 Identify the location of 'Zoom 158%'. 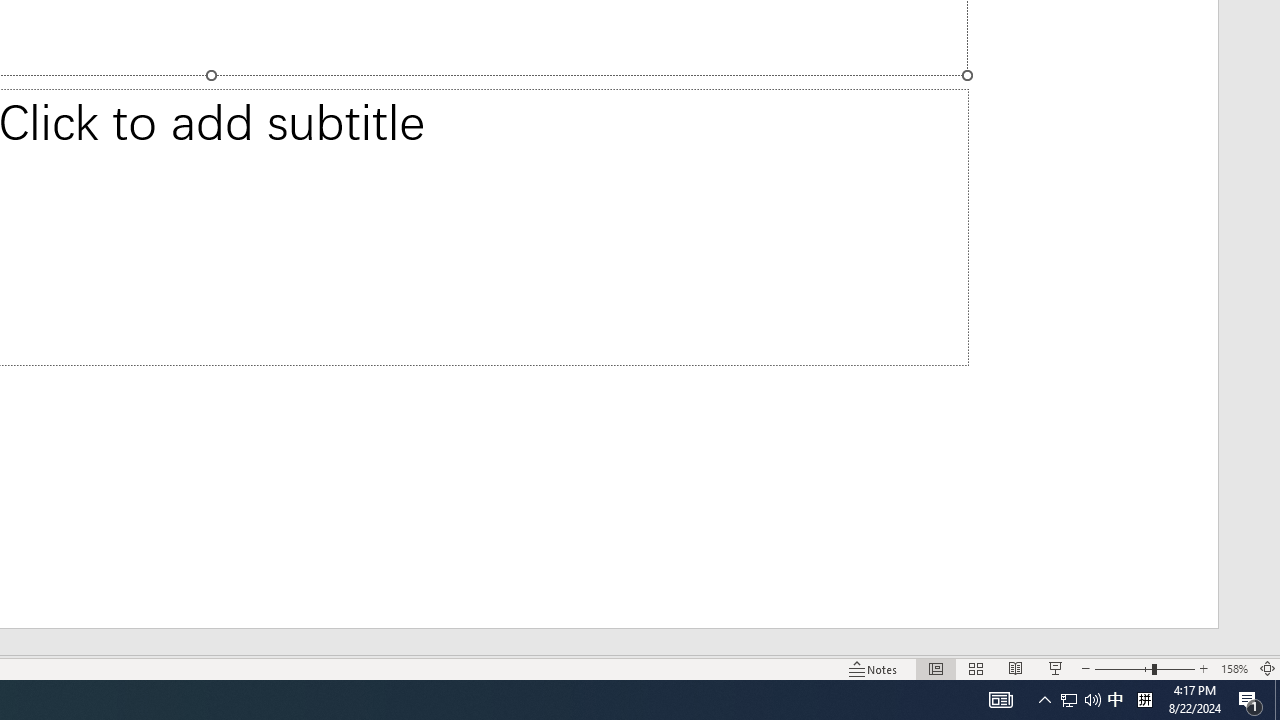
(1233, 669).